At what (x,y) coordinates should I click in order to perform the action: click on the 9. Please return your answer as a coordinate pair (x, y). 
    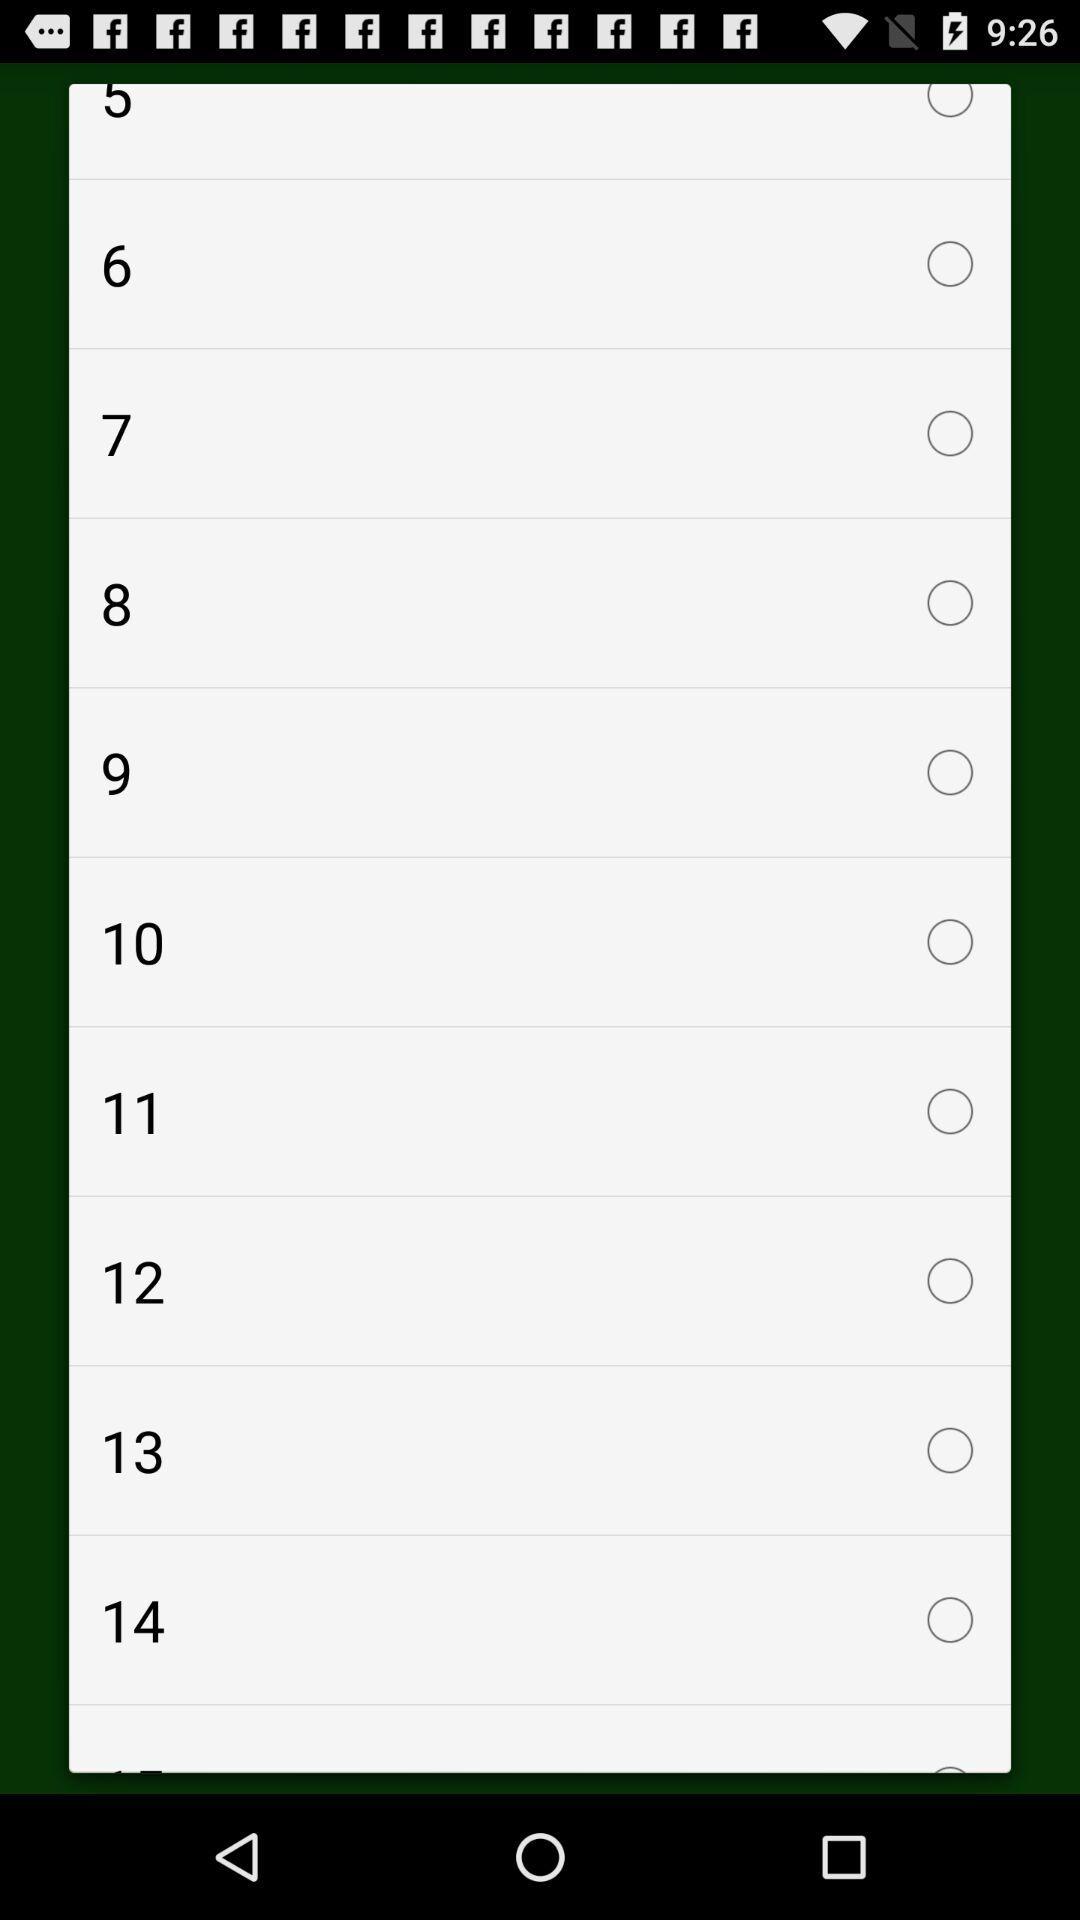
    Looking at the image, I should click on (540, 771).